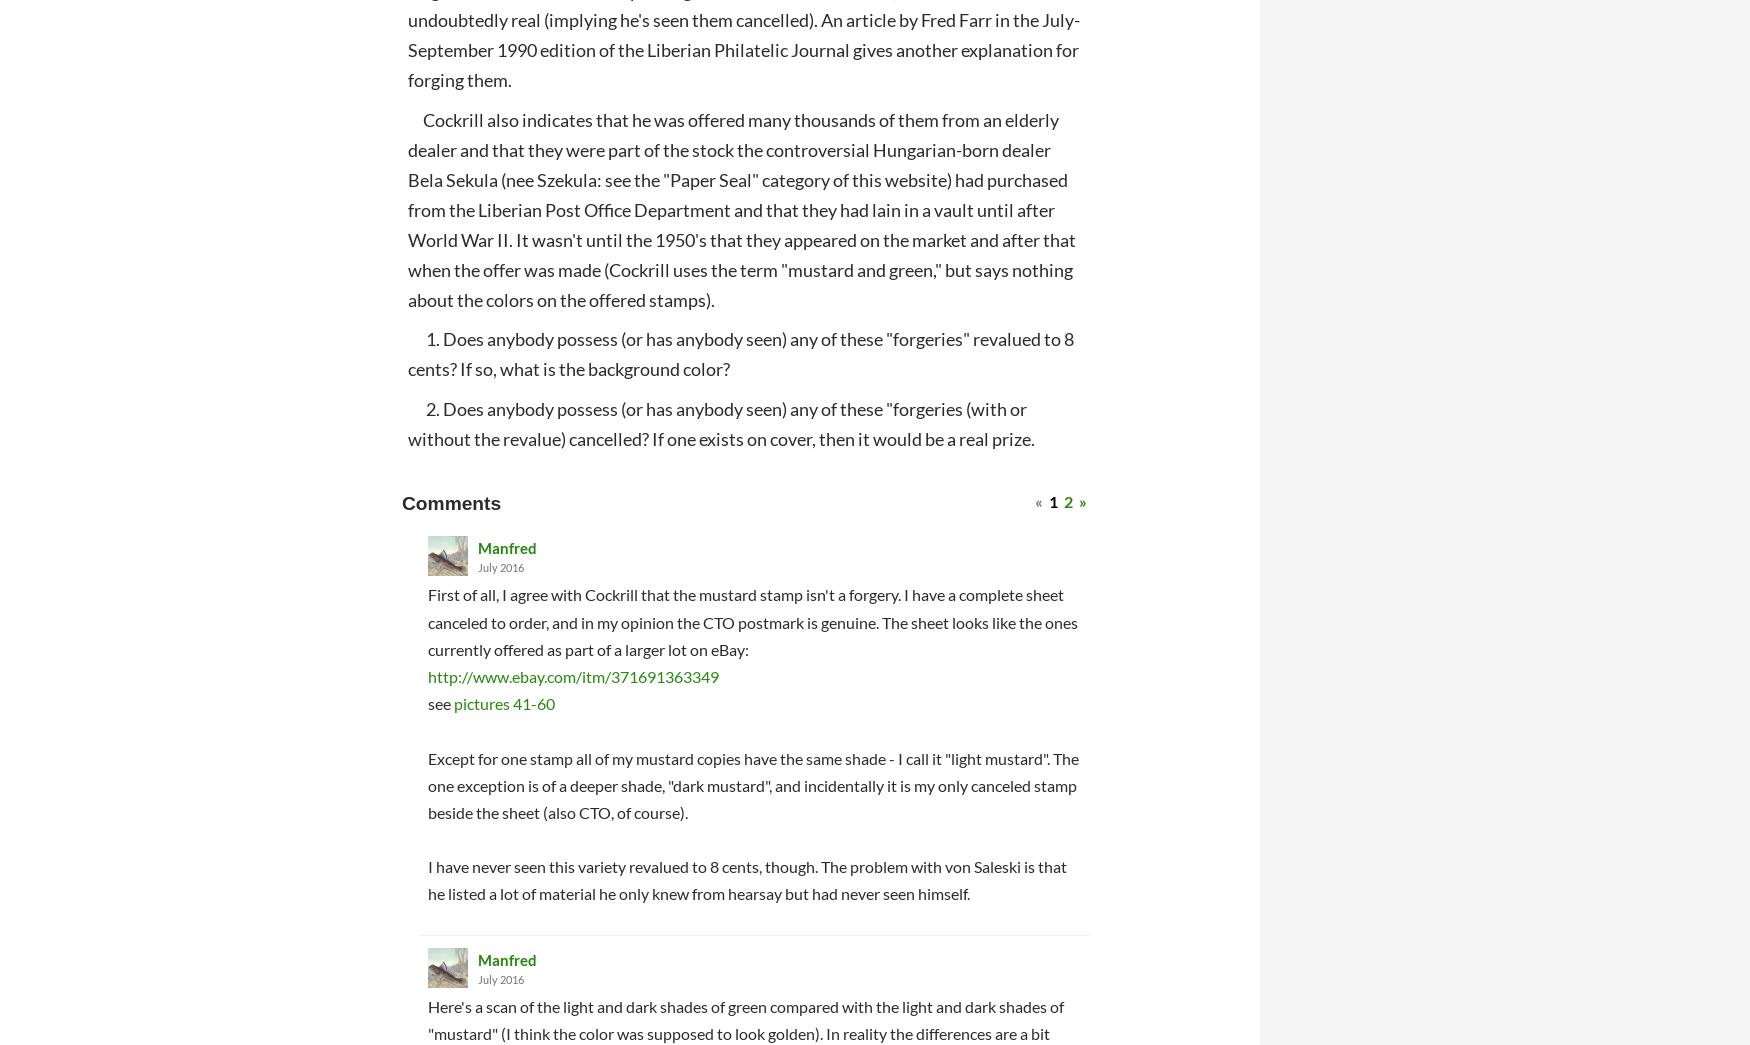  I want to click on 'First of all, I agree with Cockrill that the mustard stamp isn't a forgery. I have a complete sheet canceled to order, and in my opinion the CTO postmark is genuine. The sheet looks like the ones currently offered as part of a larger lot on eBay:', so click(752, 620).